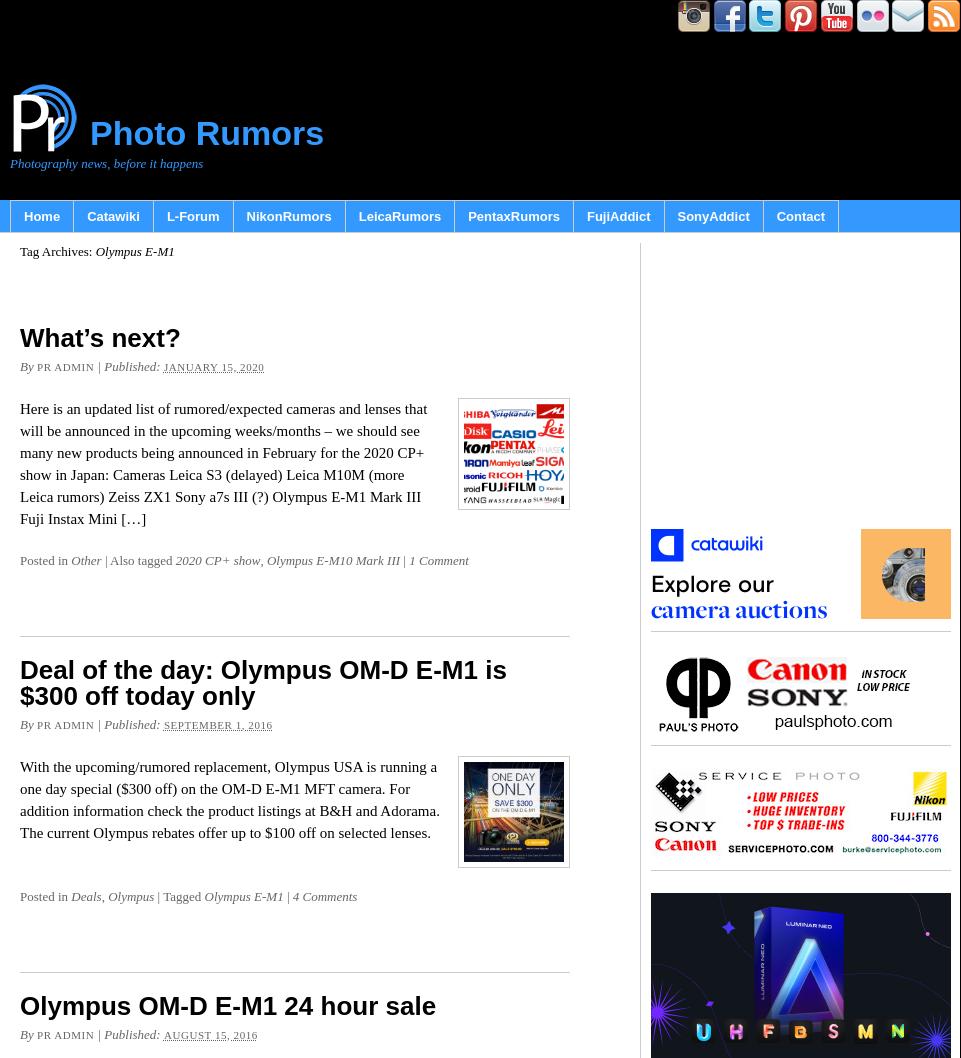  What do you see at coordinates (86, 896) in the screenshot?
I see `'Deals'` at bounding box center [86, 896].